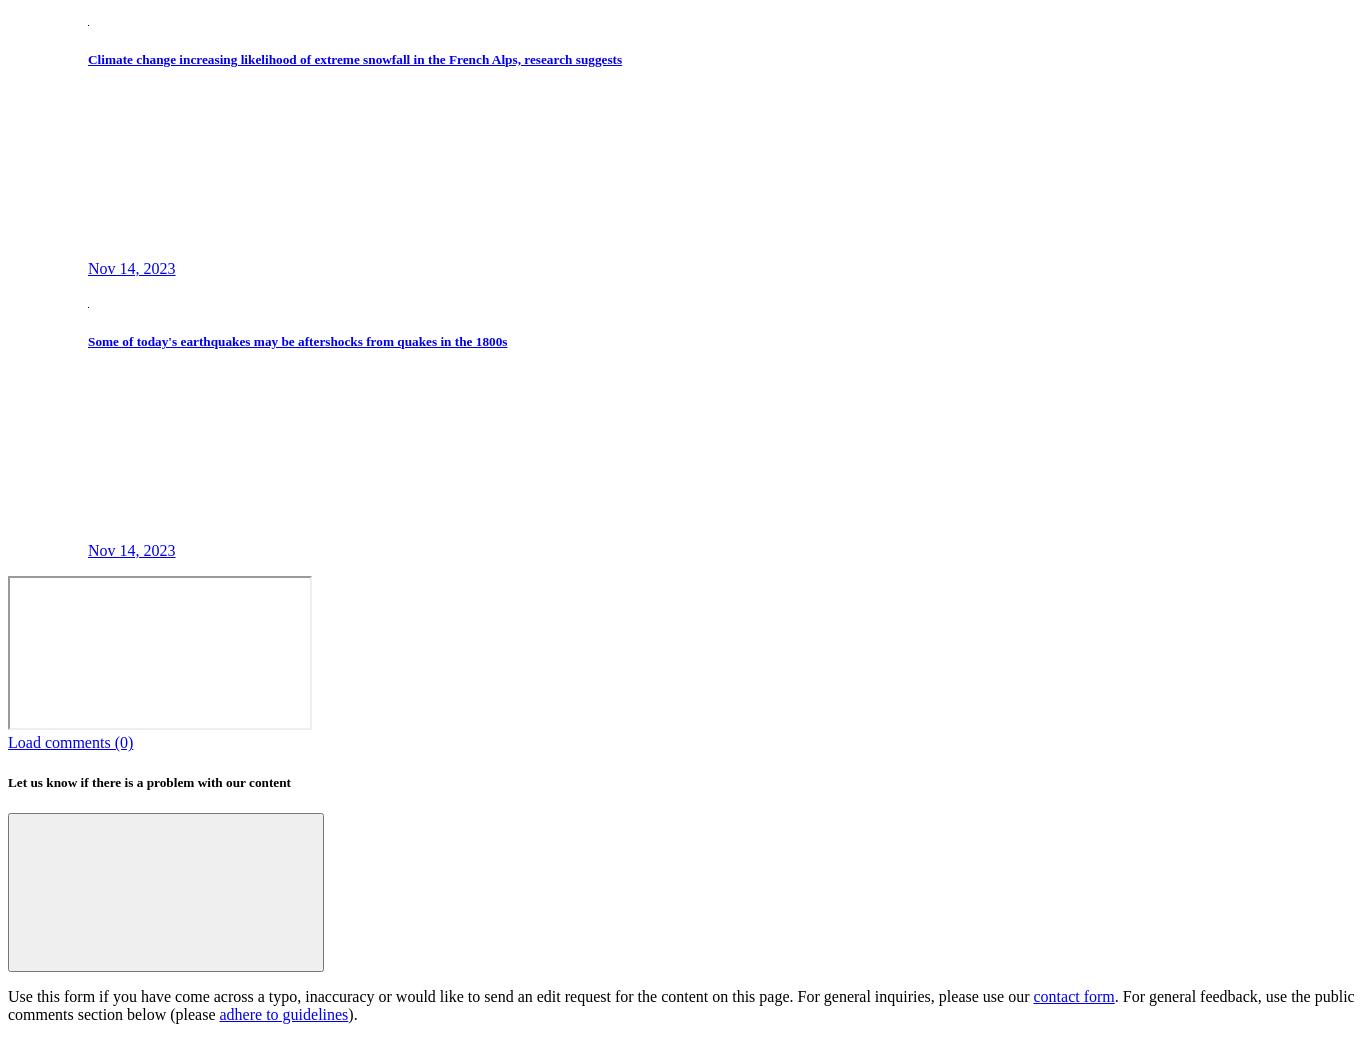 The width and height of the screenshot is (1366, 1041). What do you see at coordinates (520, 995) in the screenshot?
I see `'Use this form if you have come across a typo, inaccuracy or would like to send an edit request for the content on this page.
											For general inquiries, please use our'` at bounding box center [520, 995].